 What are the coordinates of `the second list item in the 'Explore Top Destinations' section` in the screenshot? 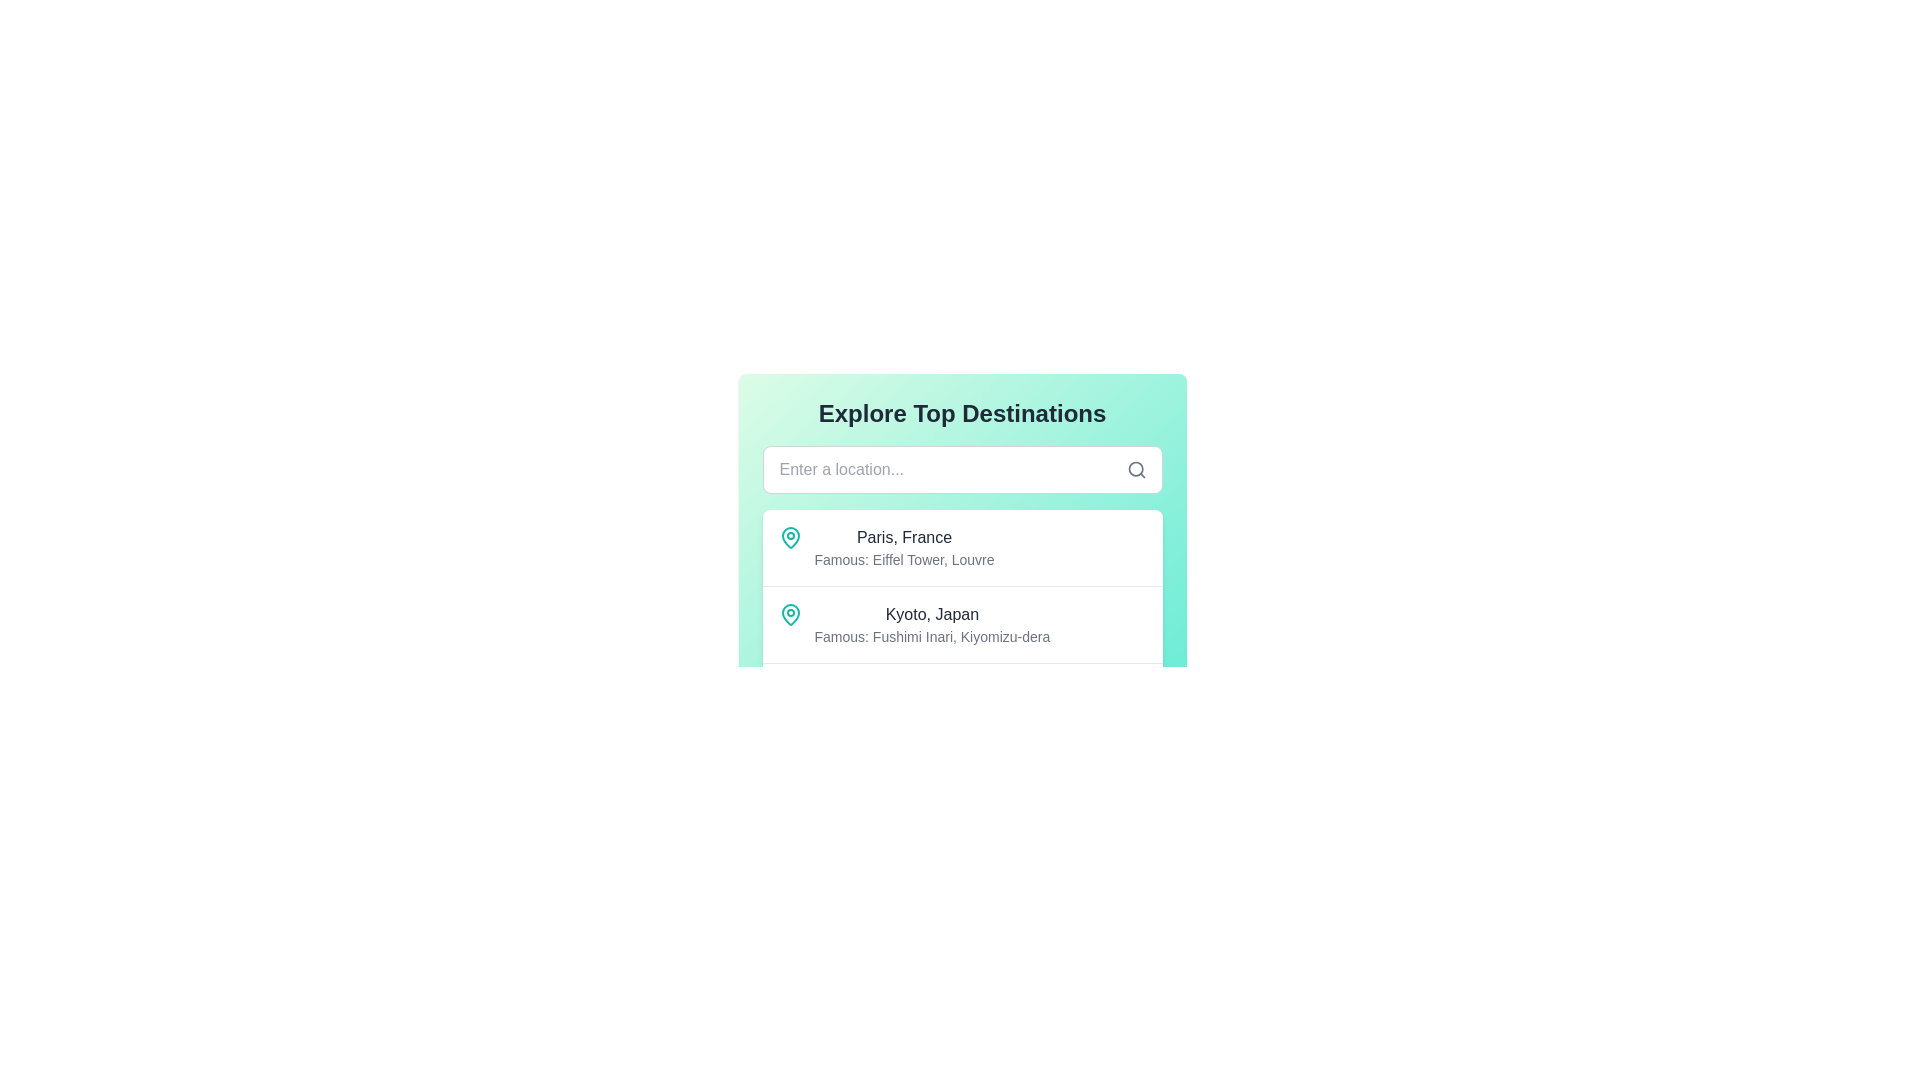 It's located at (962, 623).